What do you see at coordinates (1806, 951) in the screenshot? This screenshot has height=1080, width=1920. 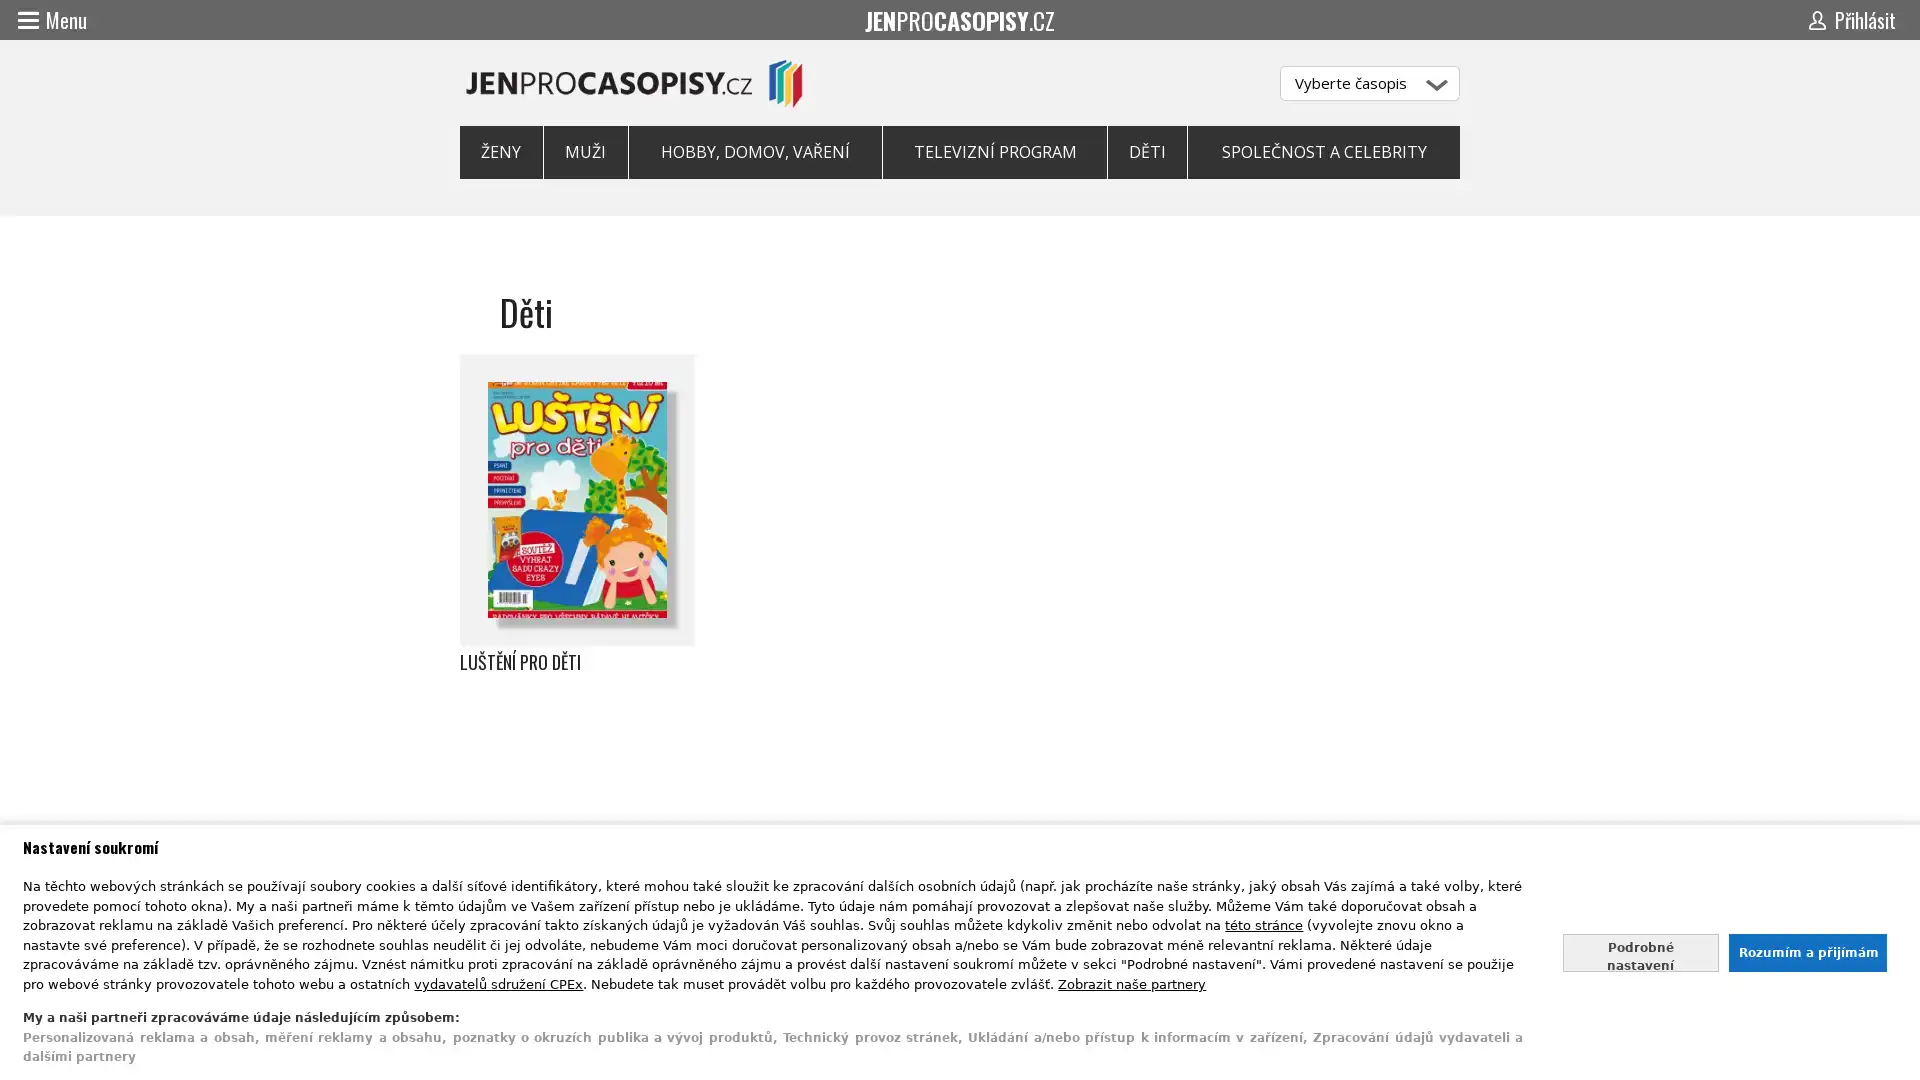 I see `Souhlasit s nasim zpracovanim udaju a zavrit` at bounding box center [1806, 951].